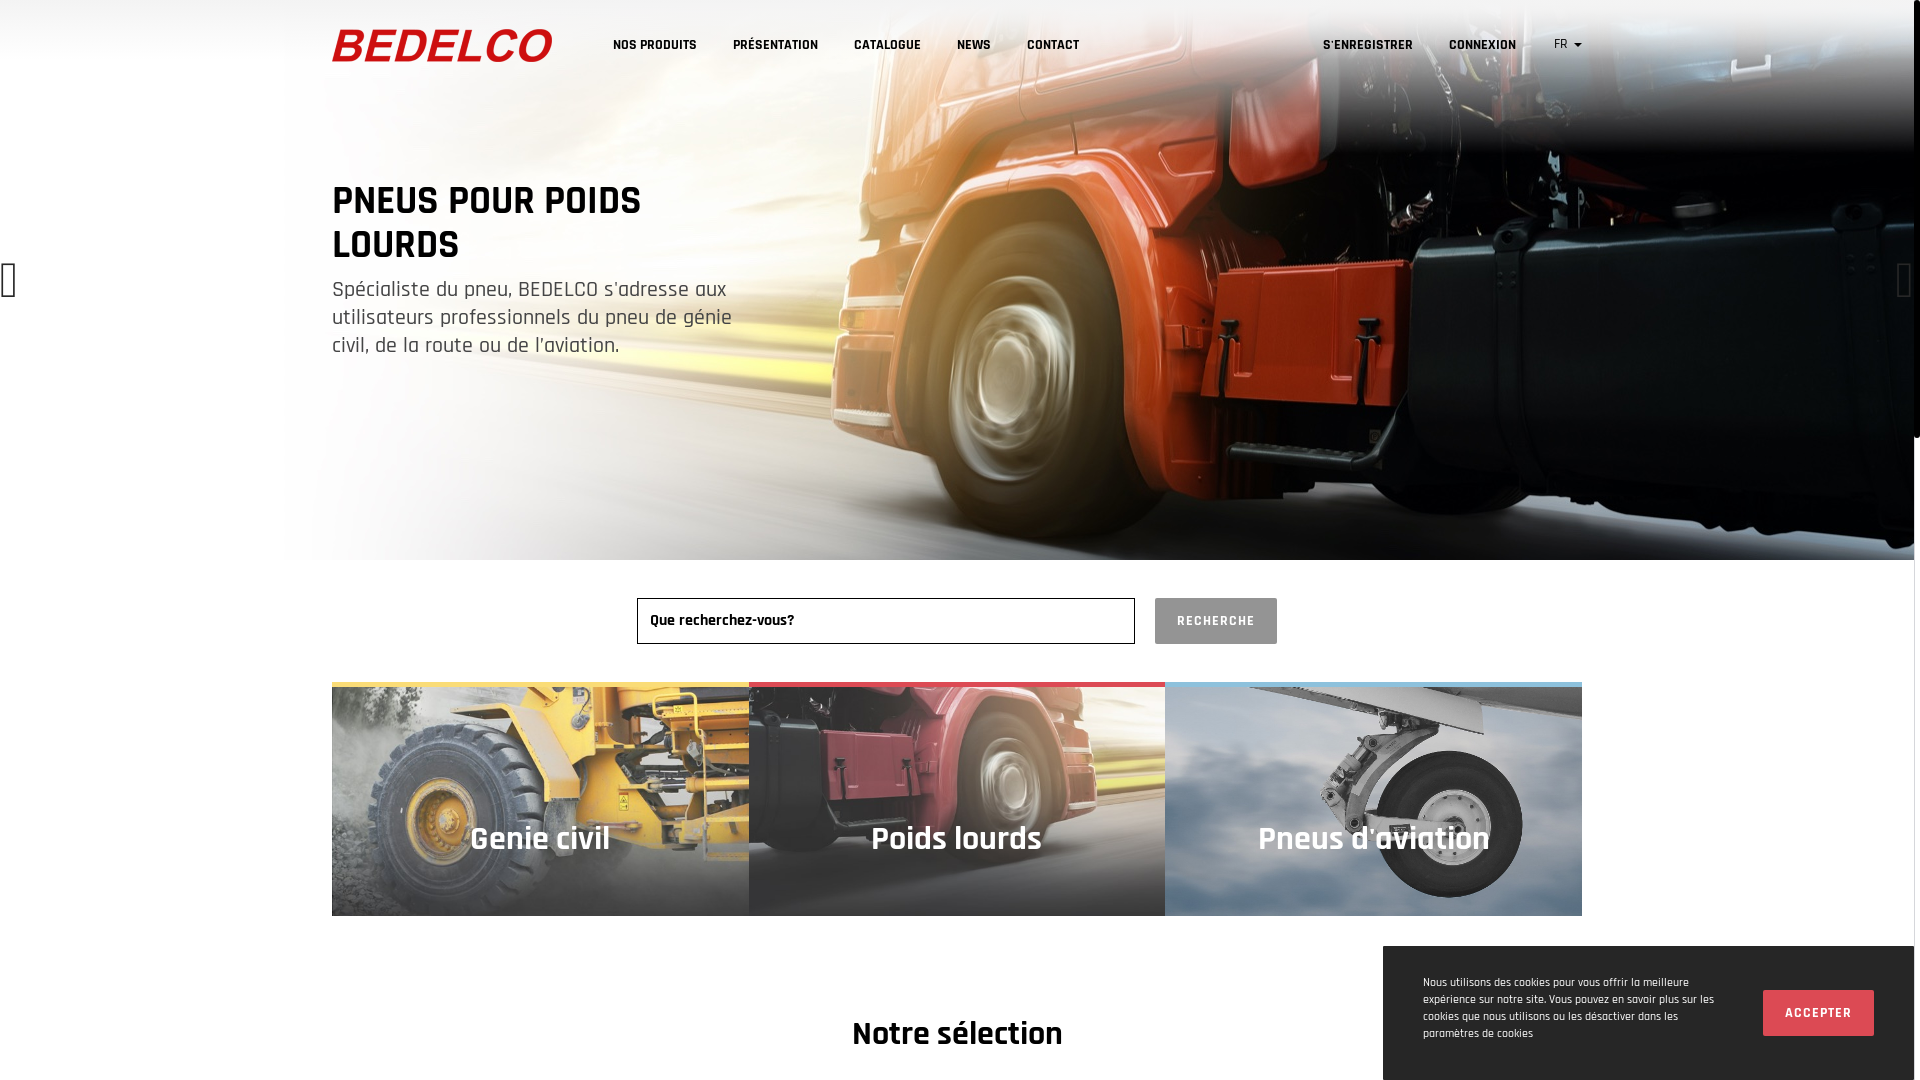 The height and width of the screenshot is (1080, 1920). What do you see at coordinates (938, 45) in the screenshot?
I see `'NEWS'` at bounding box center [938, 45].